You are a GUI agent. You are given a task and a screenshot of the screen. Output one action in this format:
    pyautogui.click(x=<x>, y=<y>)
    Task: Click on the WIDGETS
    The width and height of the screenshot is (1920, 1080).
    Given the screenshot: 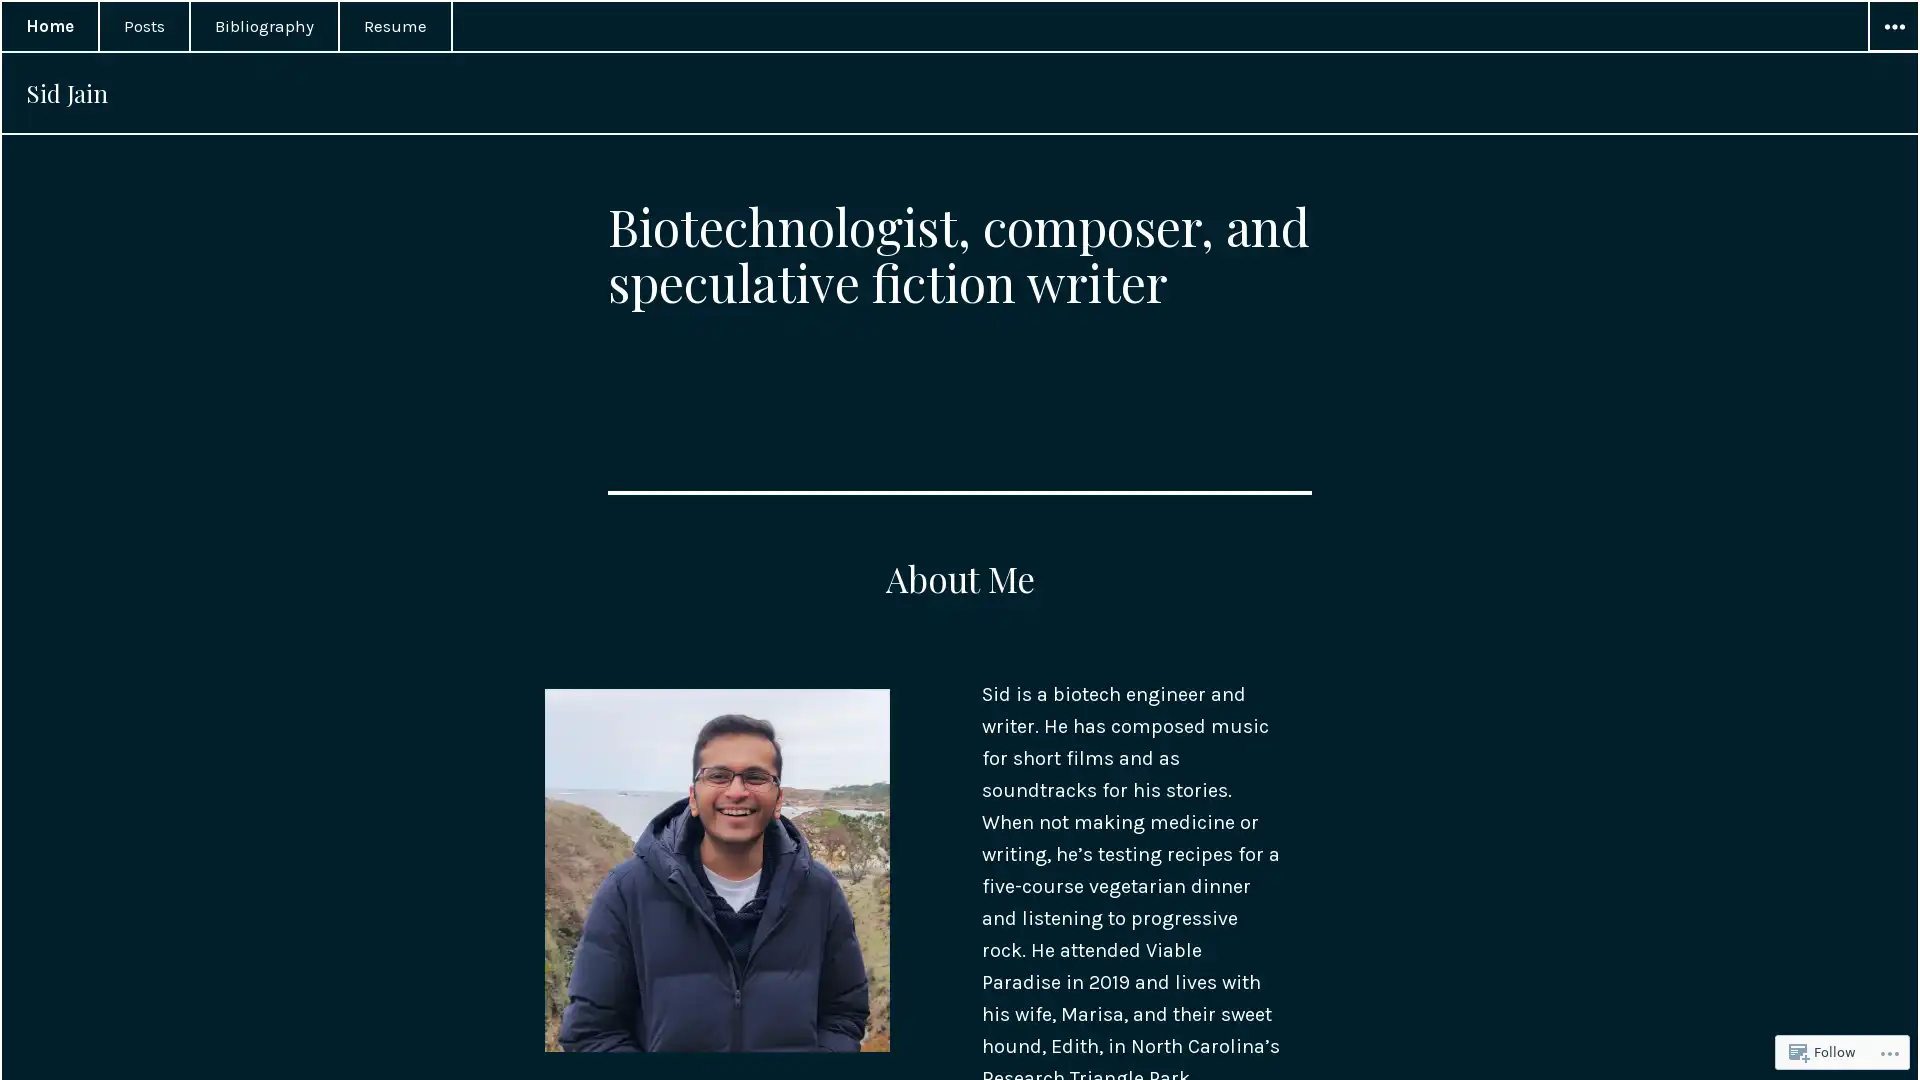 What is the action you would take?
    pyautogui.click(x=1891, y=27)
    